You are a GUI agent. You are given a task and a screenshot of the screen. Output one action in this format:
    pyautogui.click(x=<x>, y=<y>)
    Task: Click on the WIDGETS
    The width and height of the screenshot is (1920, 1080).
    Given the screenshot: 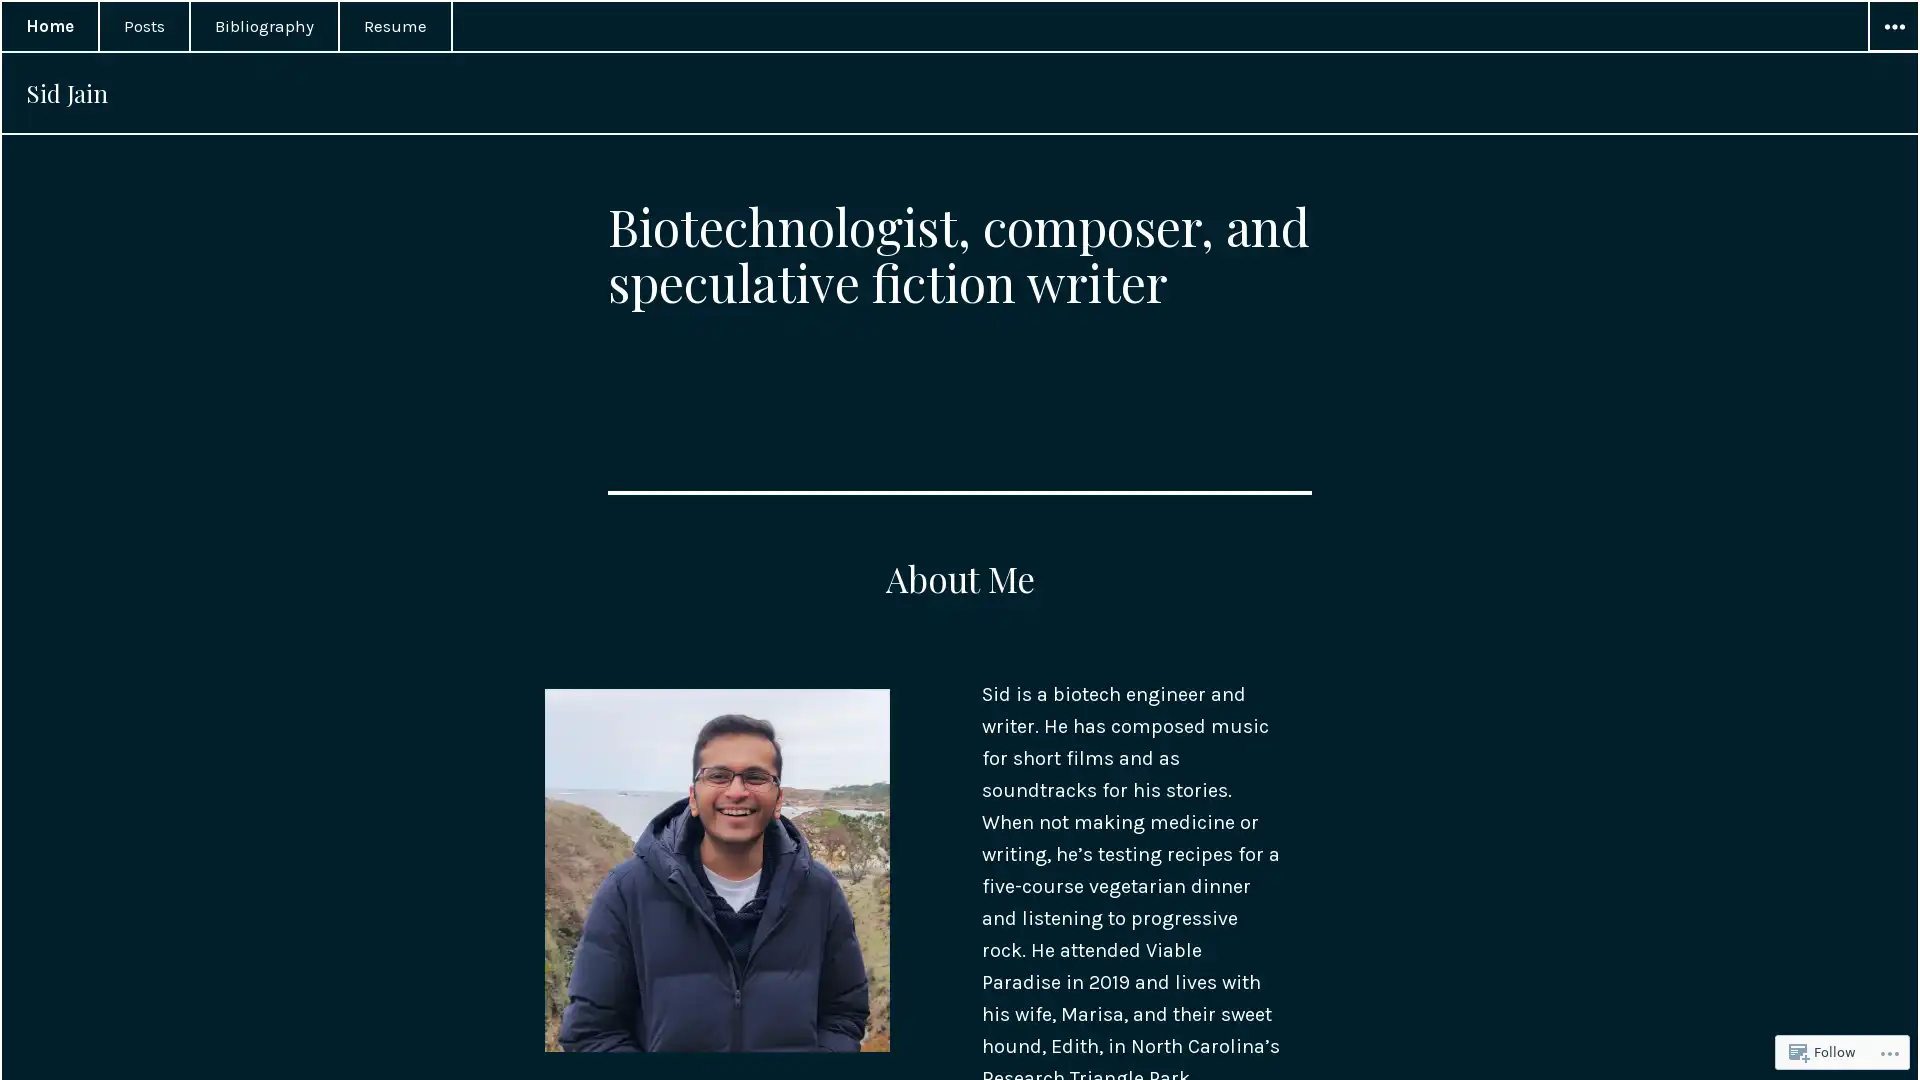 What is the action you would take?
    pyautogui.click(x=1891, y=27)
    